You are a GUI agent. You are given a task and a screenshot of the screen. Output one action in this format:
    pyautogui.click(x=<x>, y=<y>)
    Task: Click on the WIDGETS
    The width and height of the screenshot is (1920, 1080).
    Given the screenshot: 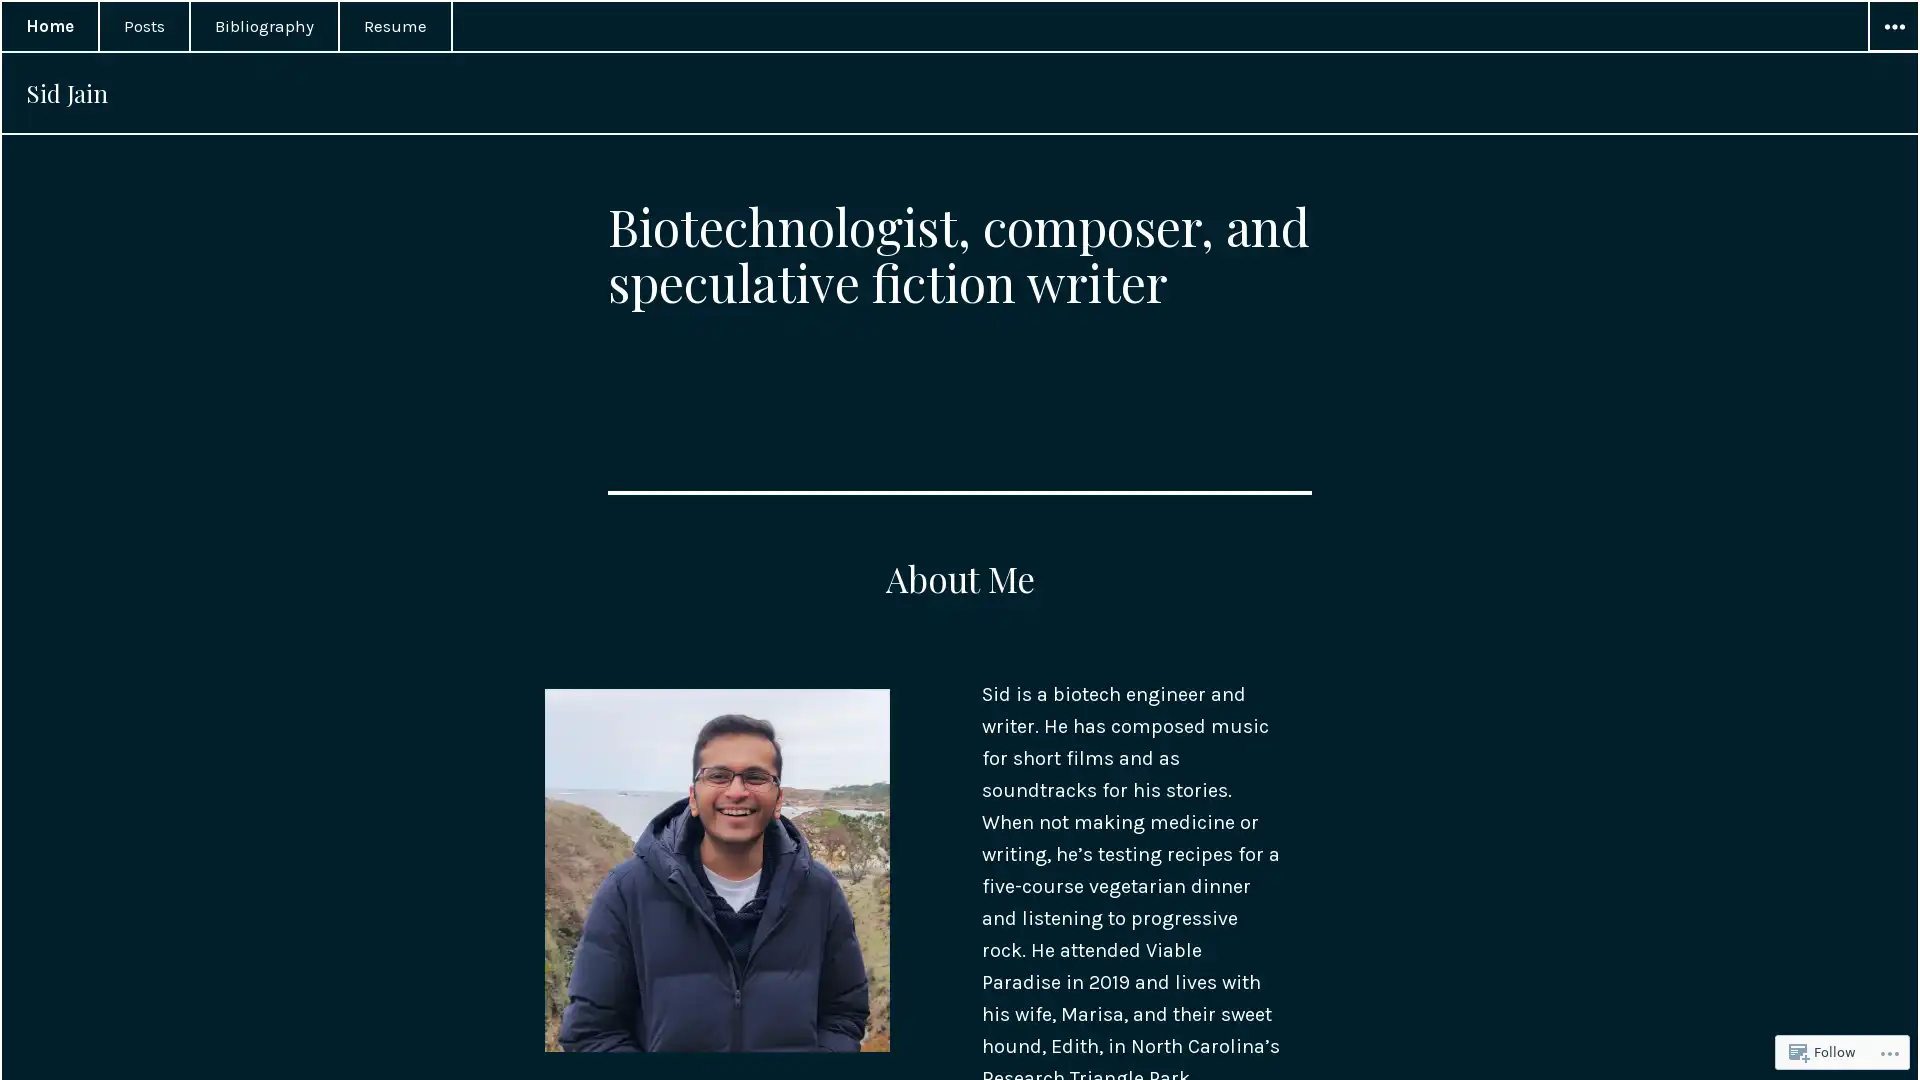 What is the action you would take?
    pyautogui.click(x=1891, y=27)
    